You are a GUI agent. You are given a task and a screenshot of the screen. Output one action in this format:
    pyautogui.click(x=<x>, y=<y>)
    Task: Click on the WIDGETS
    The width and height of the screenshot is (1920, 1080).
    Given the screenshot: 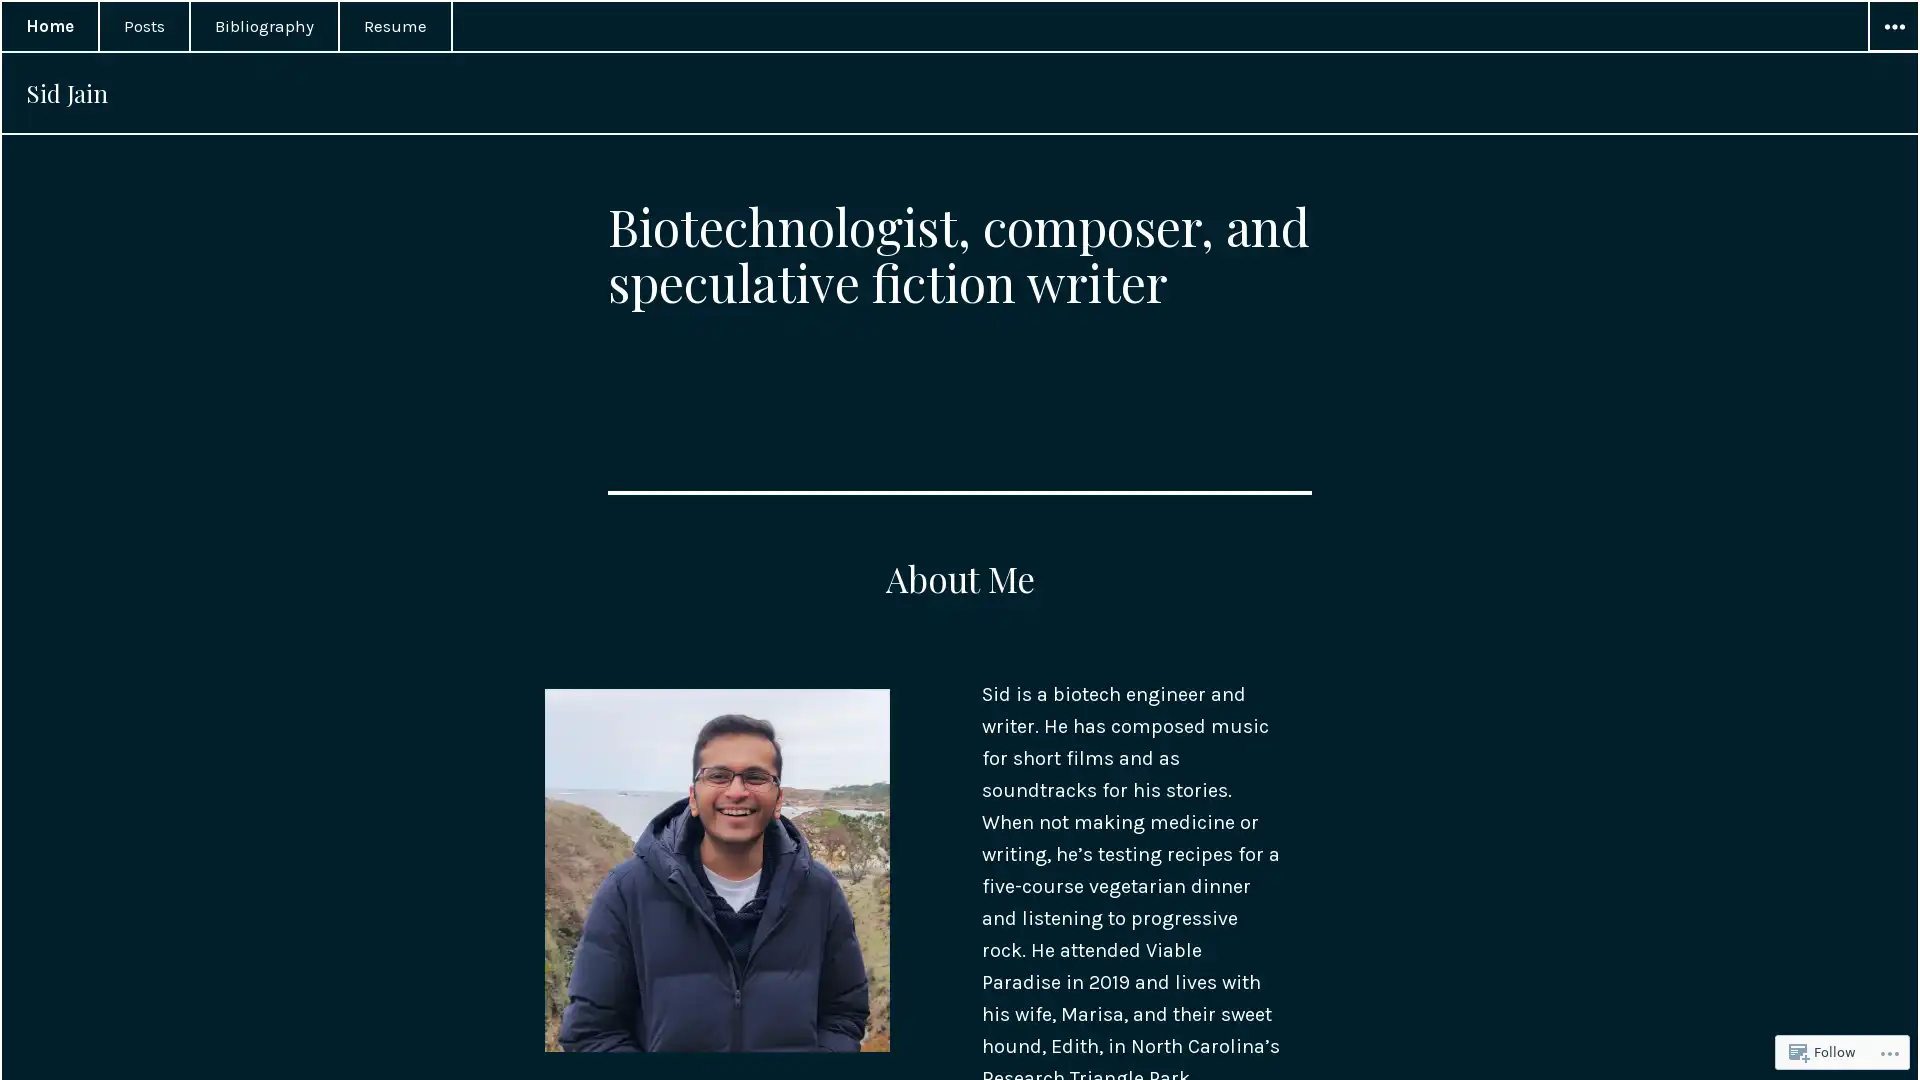 What is the action you would take?
    pyautogui.click(x=1891, y=27)
    